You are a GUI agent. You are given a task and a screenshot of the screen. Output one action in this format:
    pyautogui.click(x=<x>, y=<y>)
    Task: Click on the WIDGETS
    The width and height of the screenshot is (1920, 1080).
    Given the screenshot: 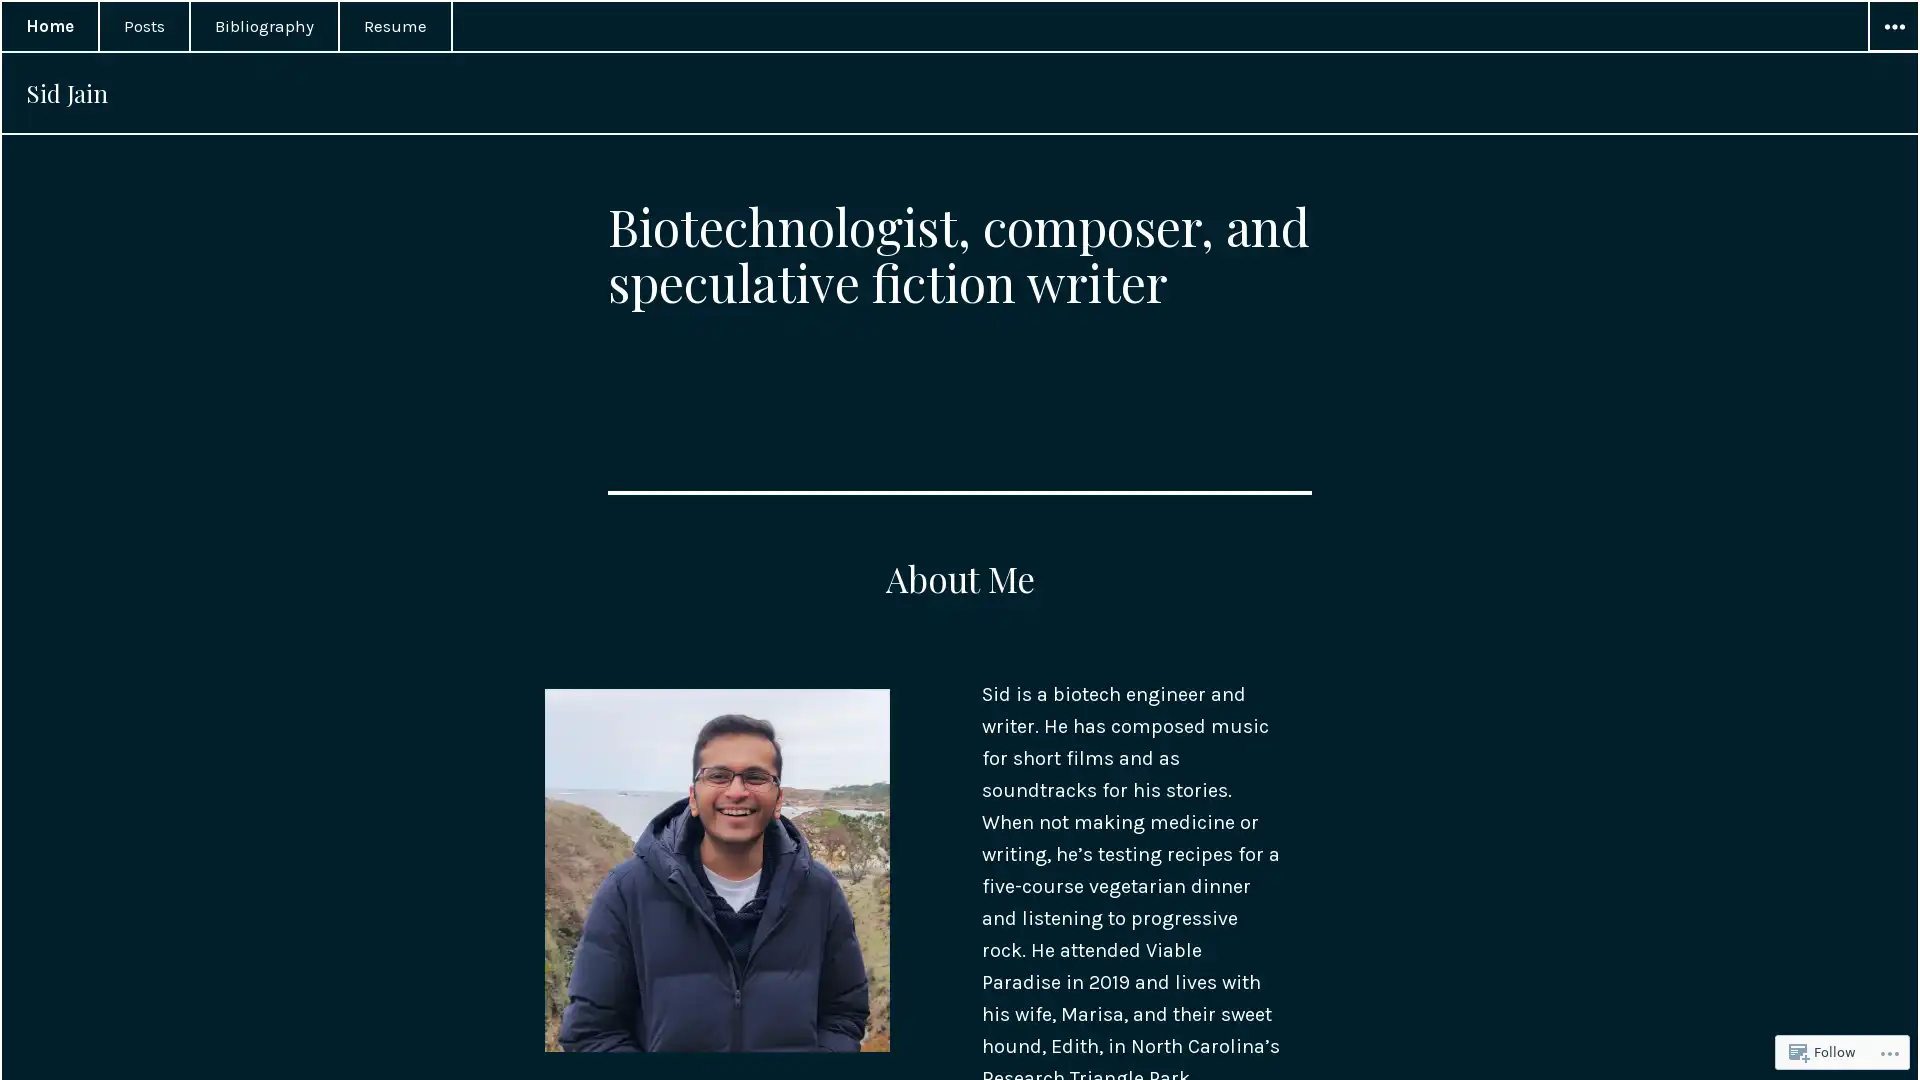 What is the action you would take?
    pyautogui.click(x=1891, y=27)
    